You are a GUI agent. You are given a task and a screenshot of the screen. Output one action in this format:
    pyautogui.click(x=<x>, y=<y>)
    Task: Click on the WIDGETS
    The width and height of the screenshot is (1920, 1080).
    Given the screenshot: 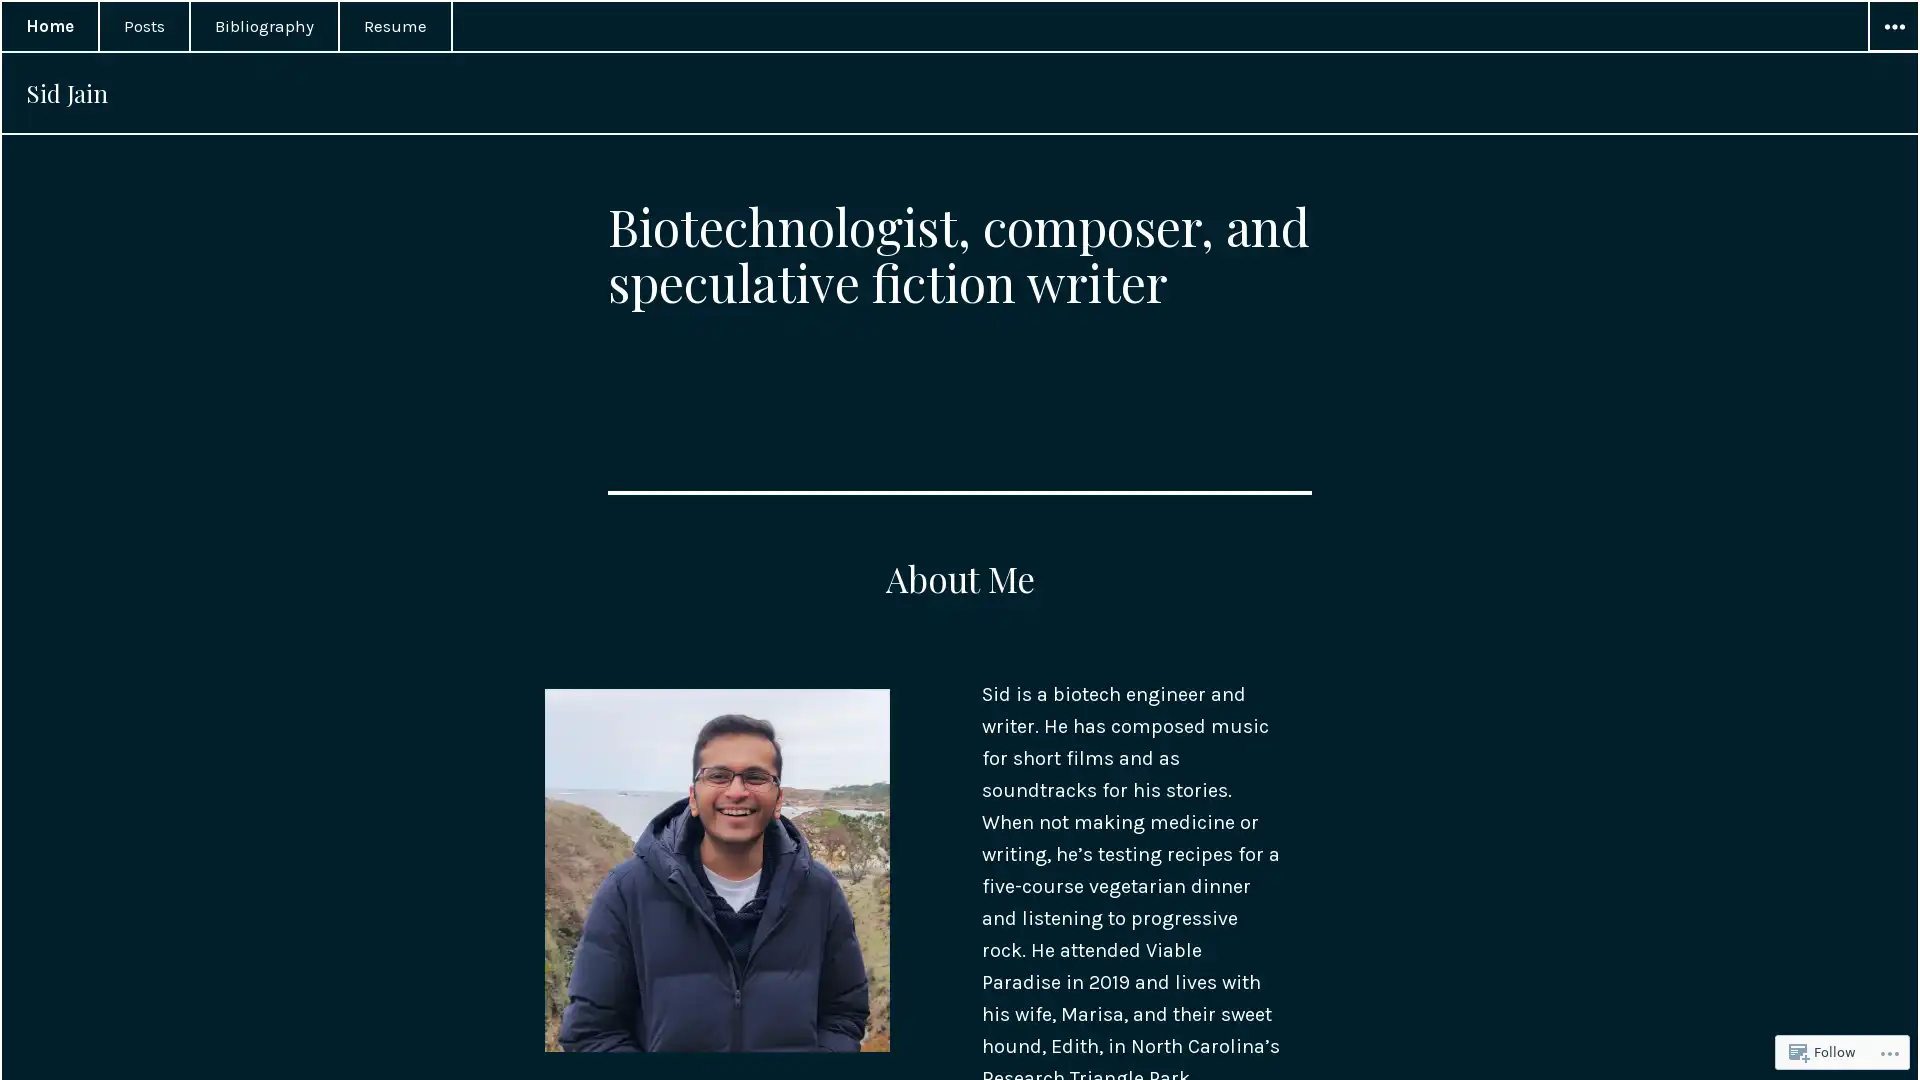 What is the action you would take?
    pyautogui.click(x=1891, y=27)
    